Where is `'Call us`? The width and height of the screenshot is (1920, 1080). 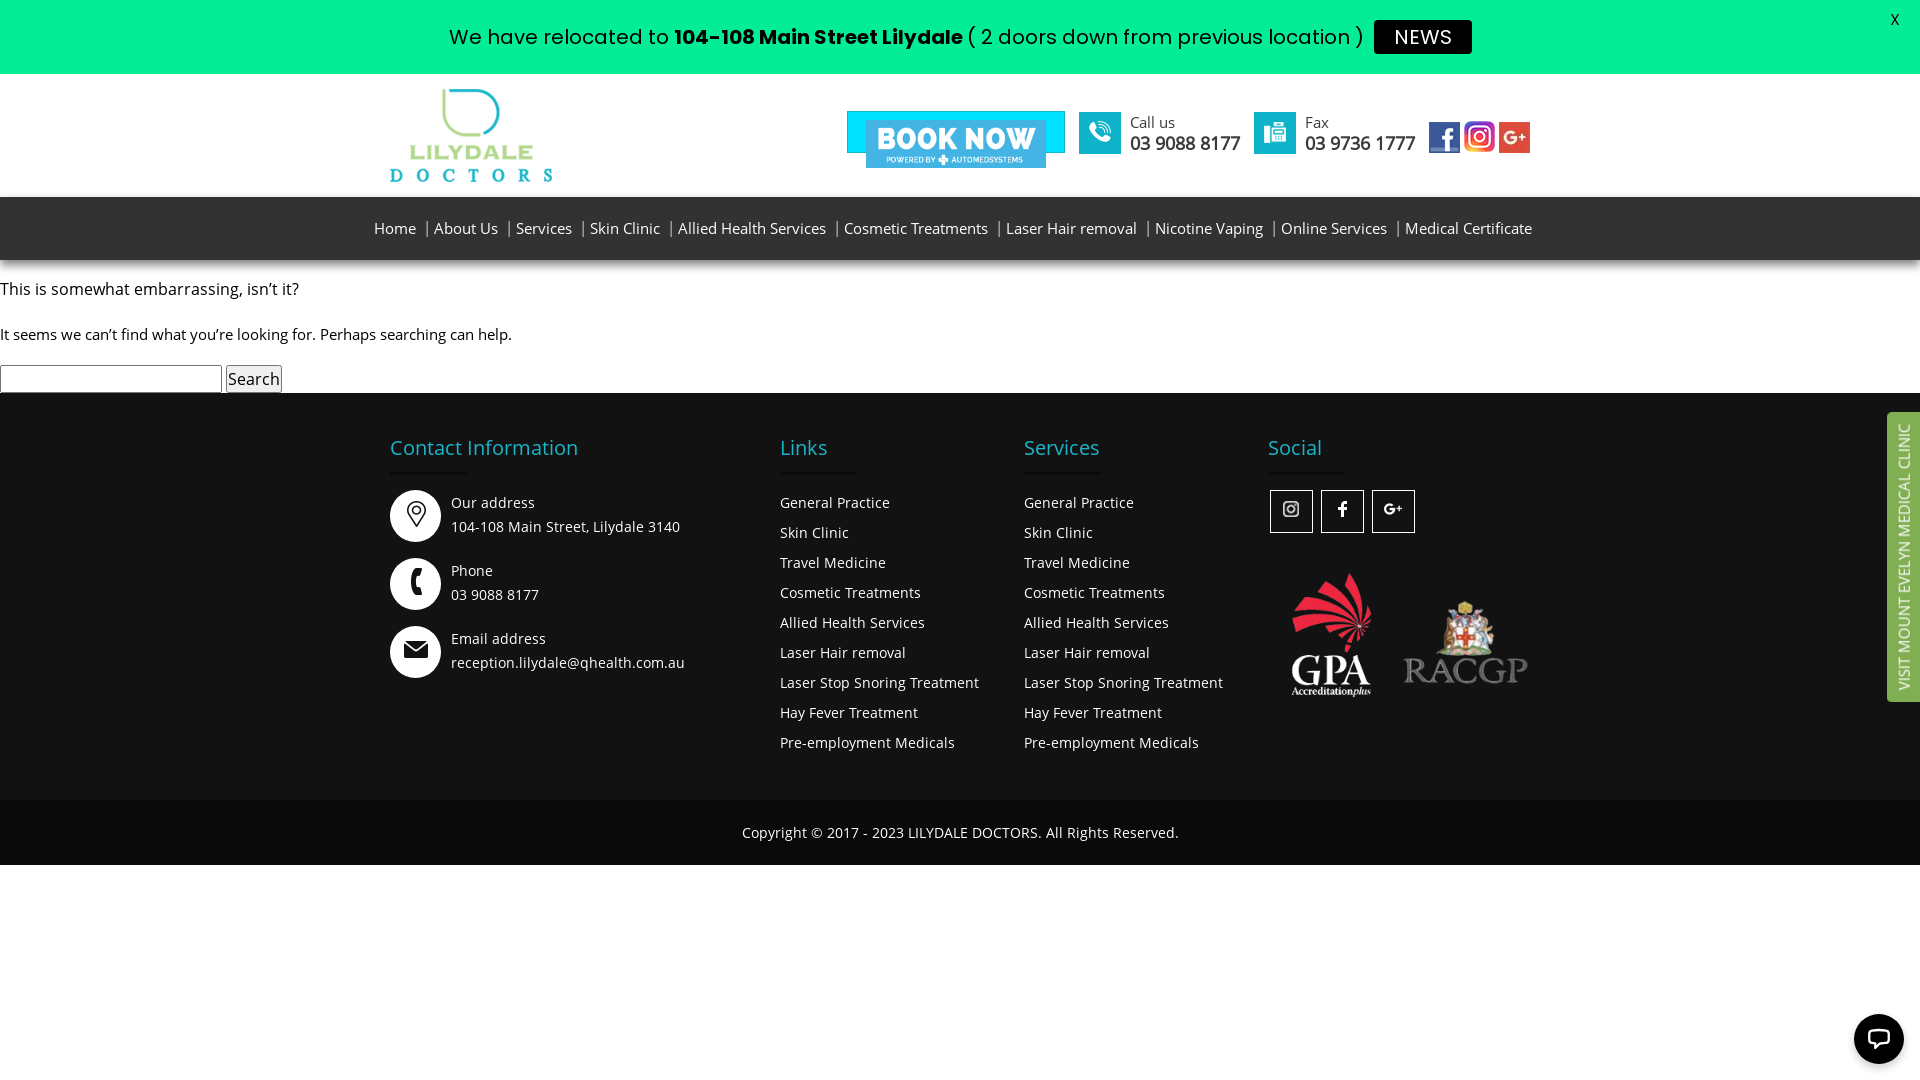 'Call us is located at coordinates (1129, 123).